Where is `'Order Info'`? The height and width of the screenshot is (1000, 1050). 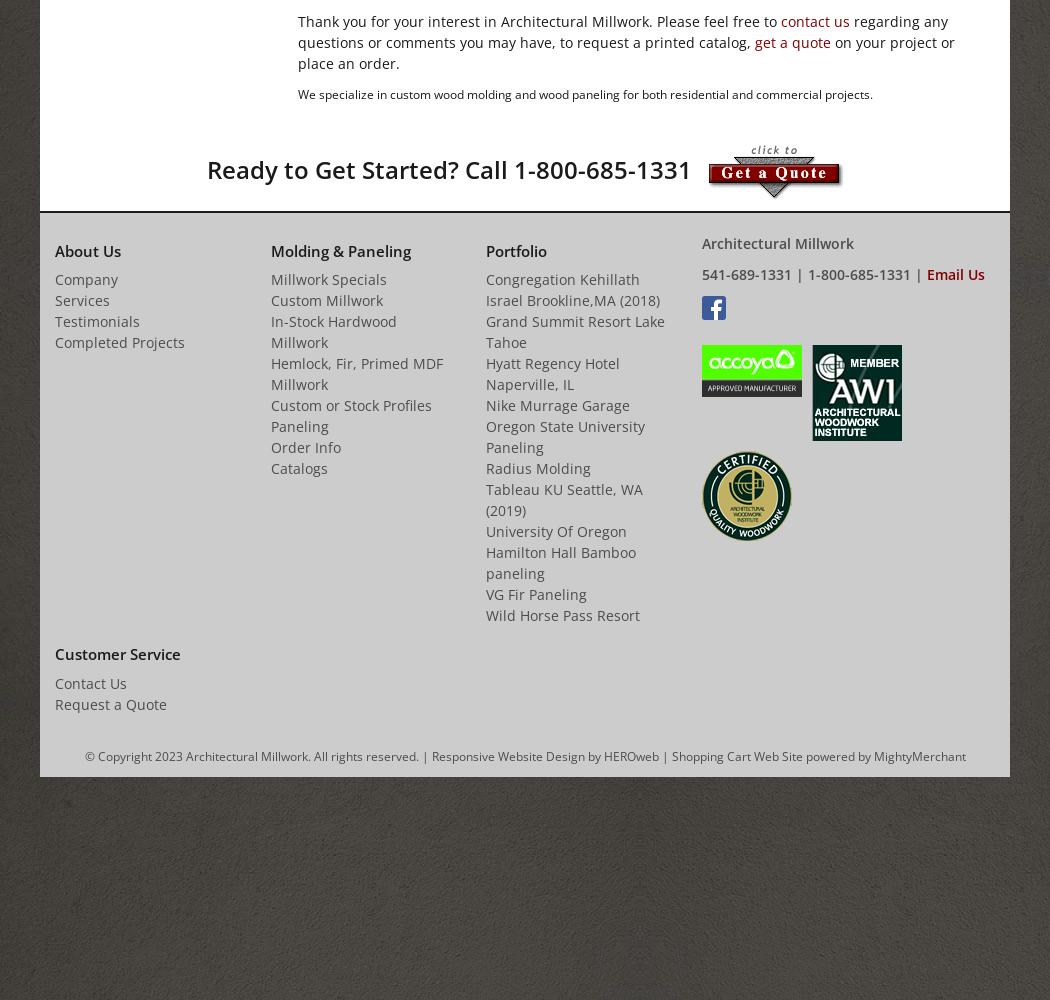 'Order Info' is located at coordinates (305, 446).